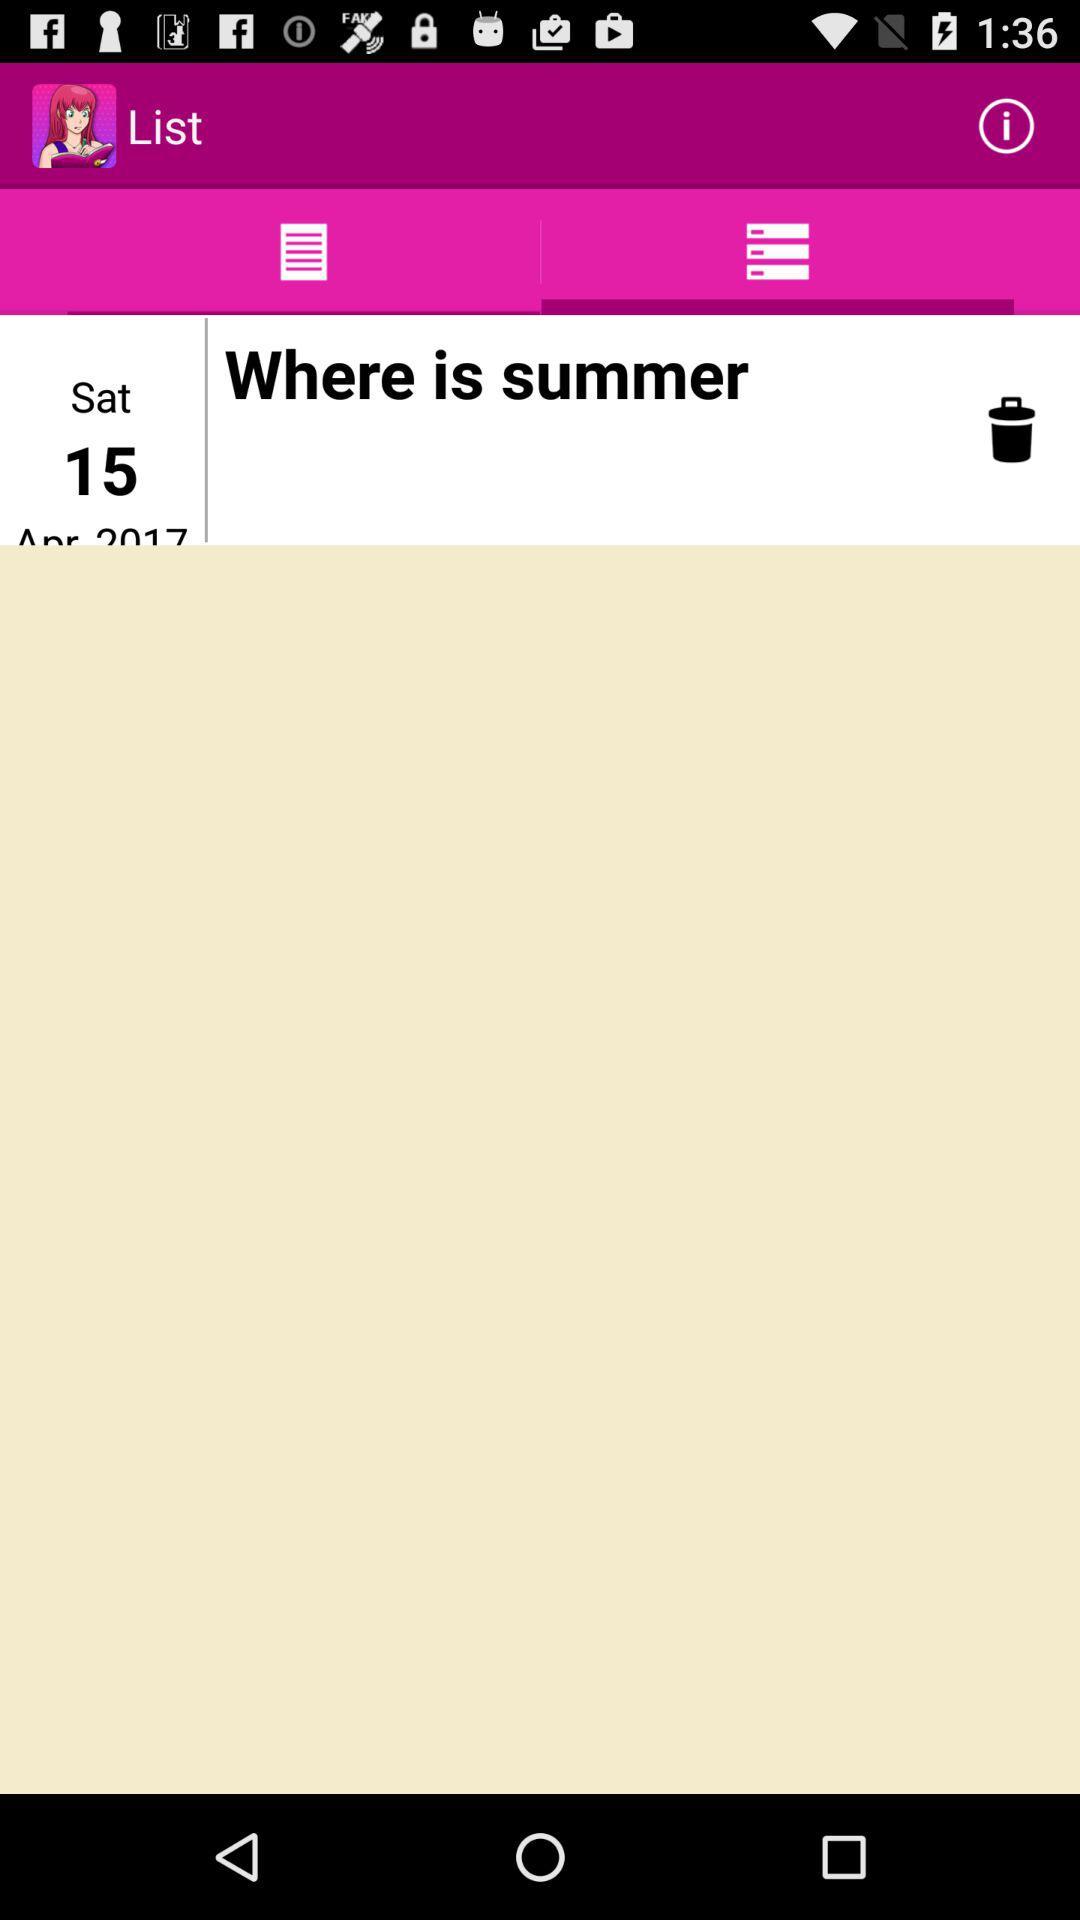 The width and height of the screenshot is (1080, 1920). What do you see at coordinates (206, 429) in the screenshot?
I see `icon below list icon` at bounding box center [206, 429].